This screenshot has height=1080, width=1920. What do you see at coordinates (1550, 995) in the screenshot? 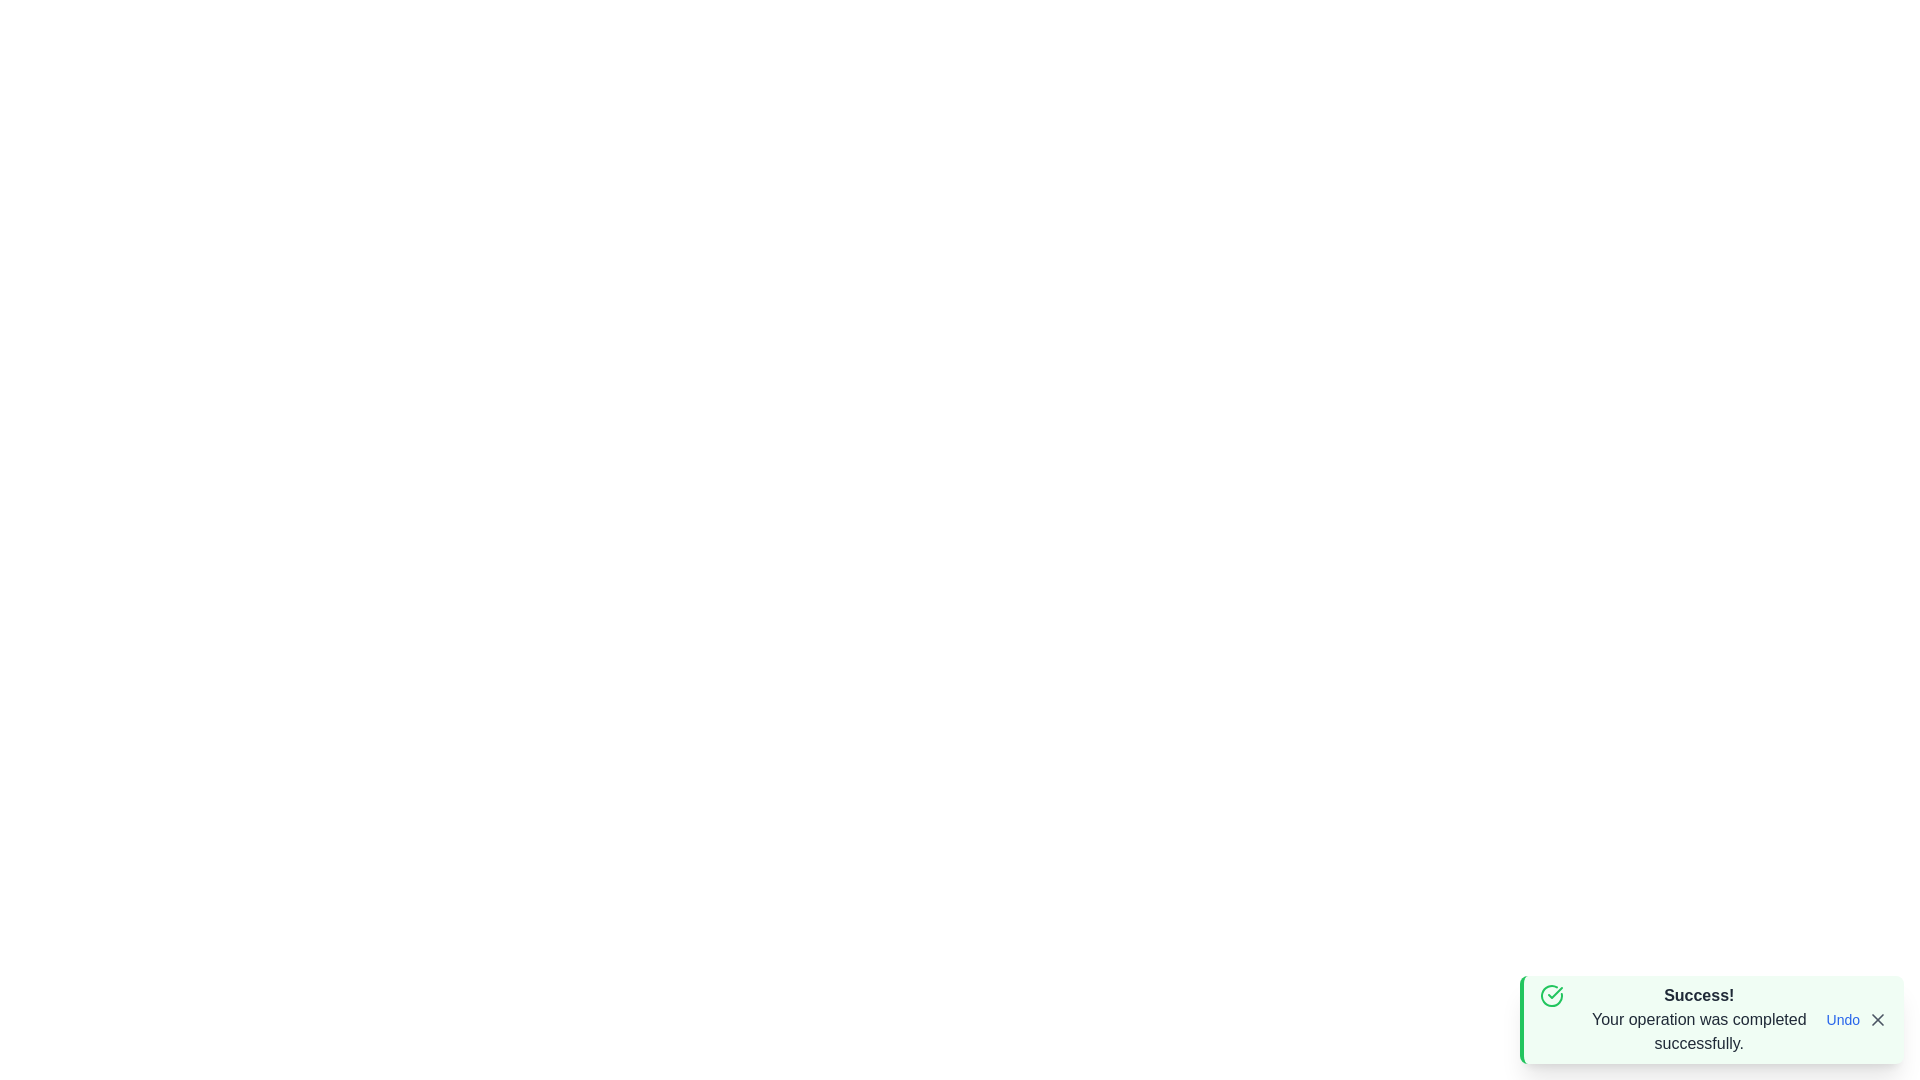
I see `the icon to inspect it for visual feedback` at bounding box center [1550, 995].